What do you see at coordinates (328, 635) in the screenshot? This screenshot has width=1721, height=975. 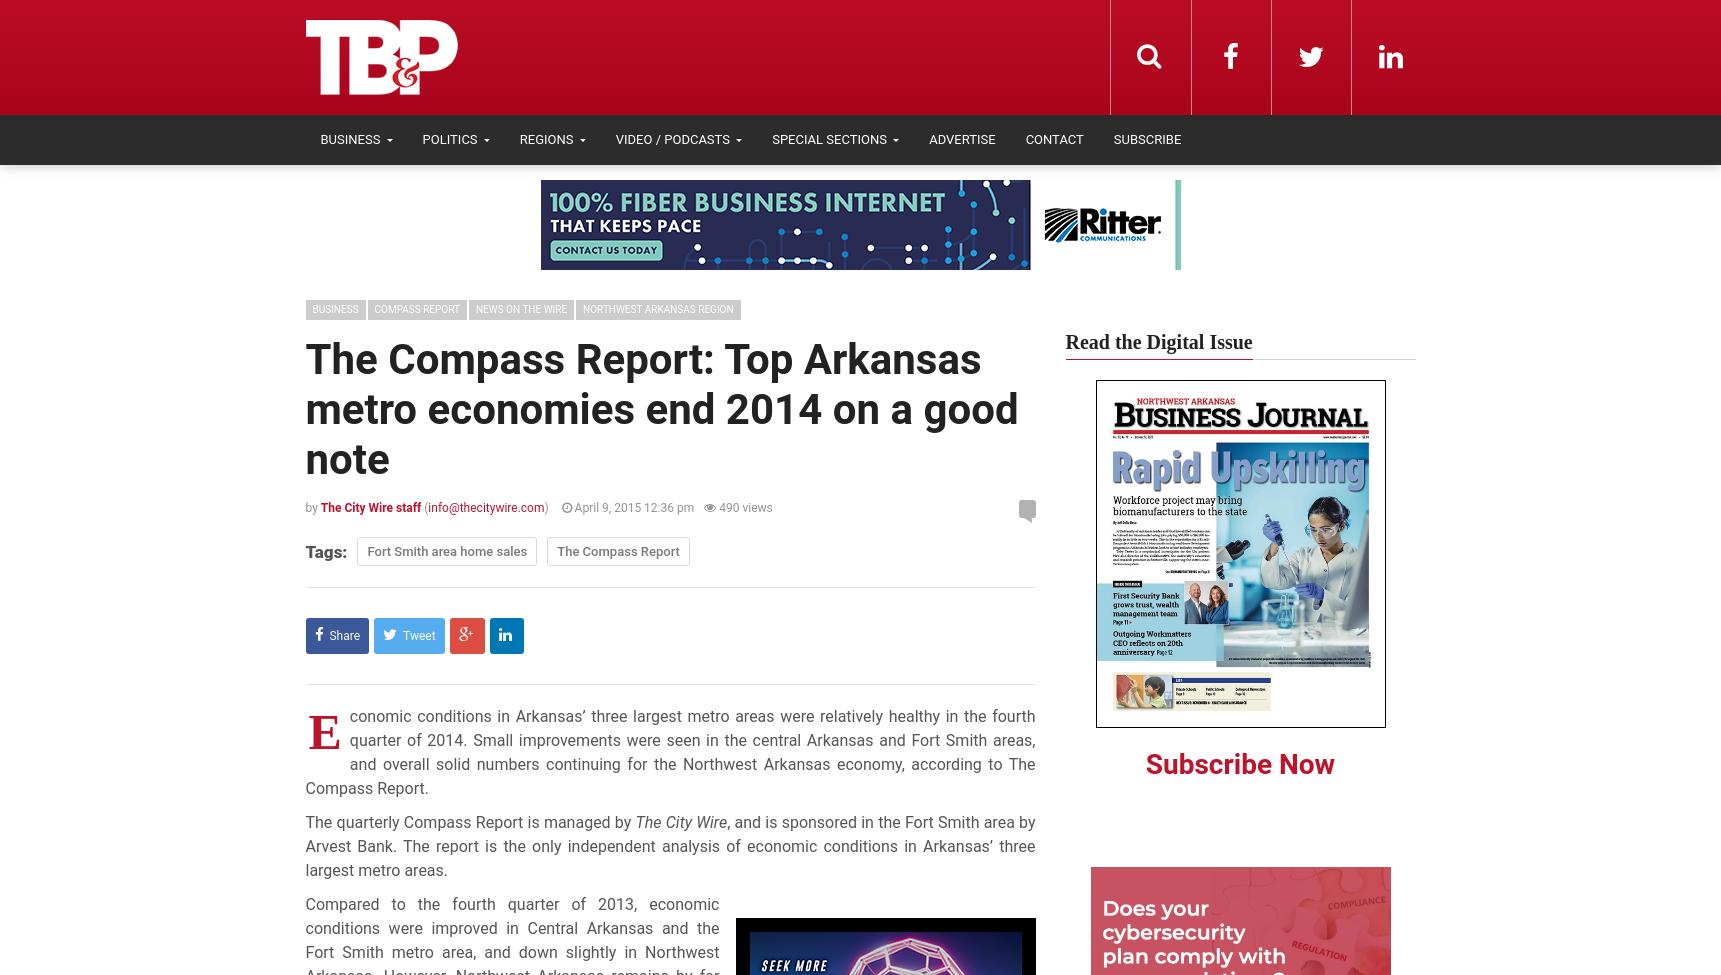 I see `'Share'` at bounding box center [328, 635].